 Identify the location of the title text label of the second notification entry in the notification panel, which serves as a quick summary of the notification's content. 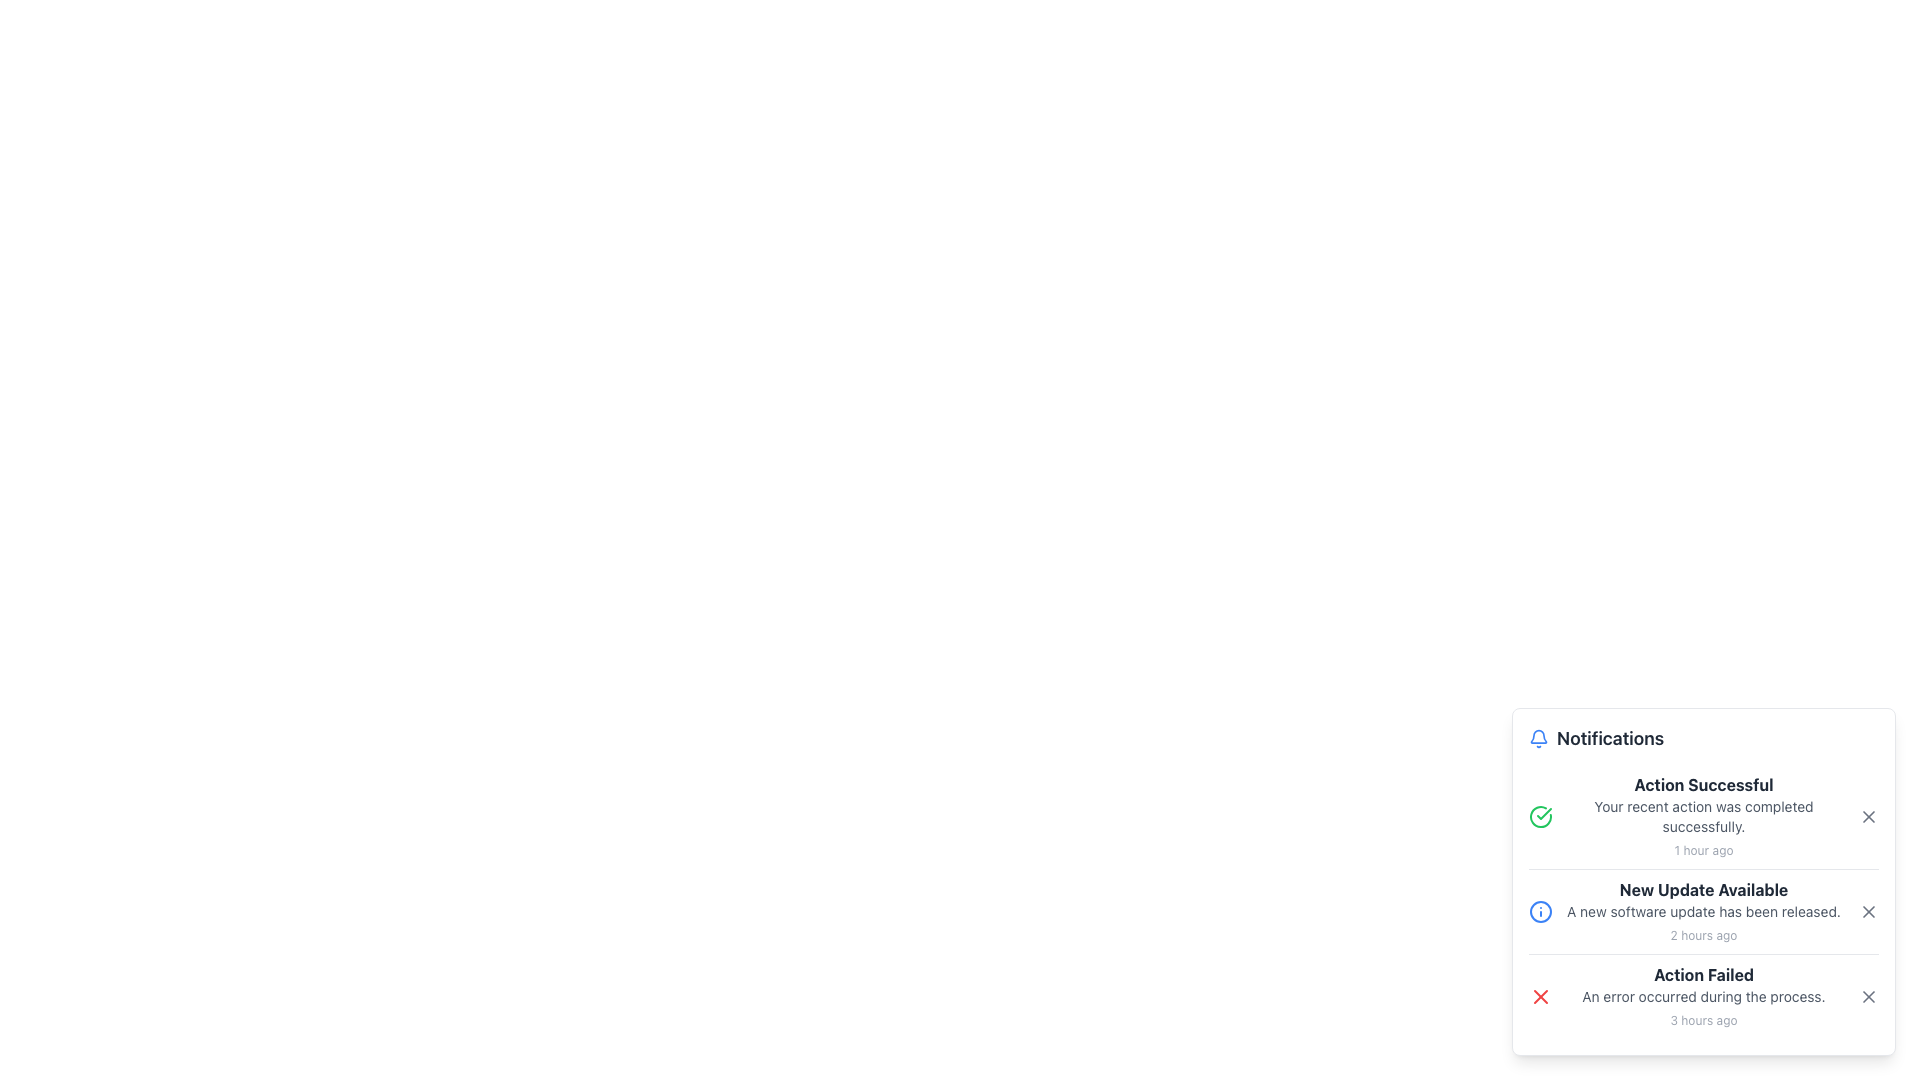
(1703, 889).